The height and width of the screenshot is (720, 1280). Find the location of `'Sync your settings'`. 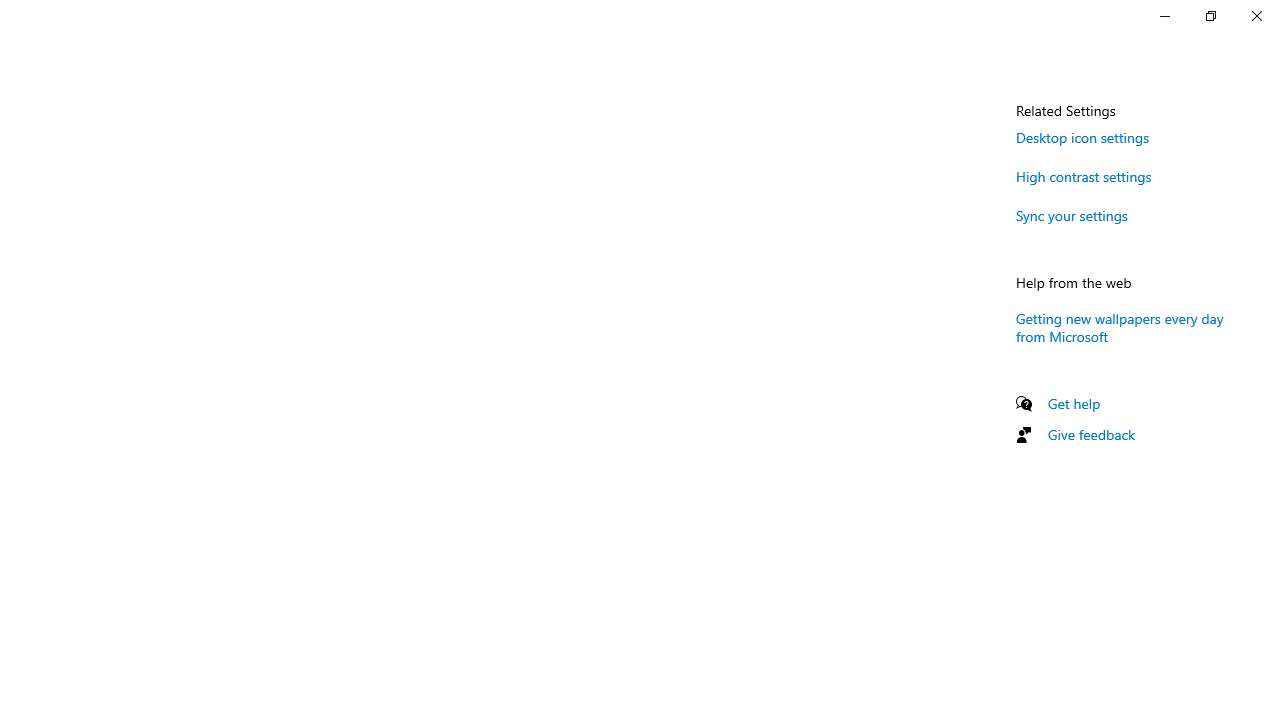

'Sync your settings' is located at coordinates (1071, 215).